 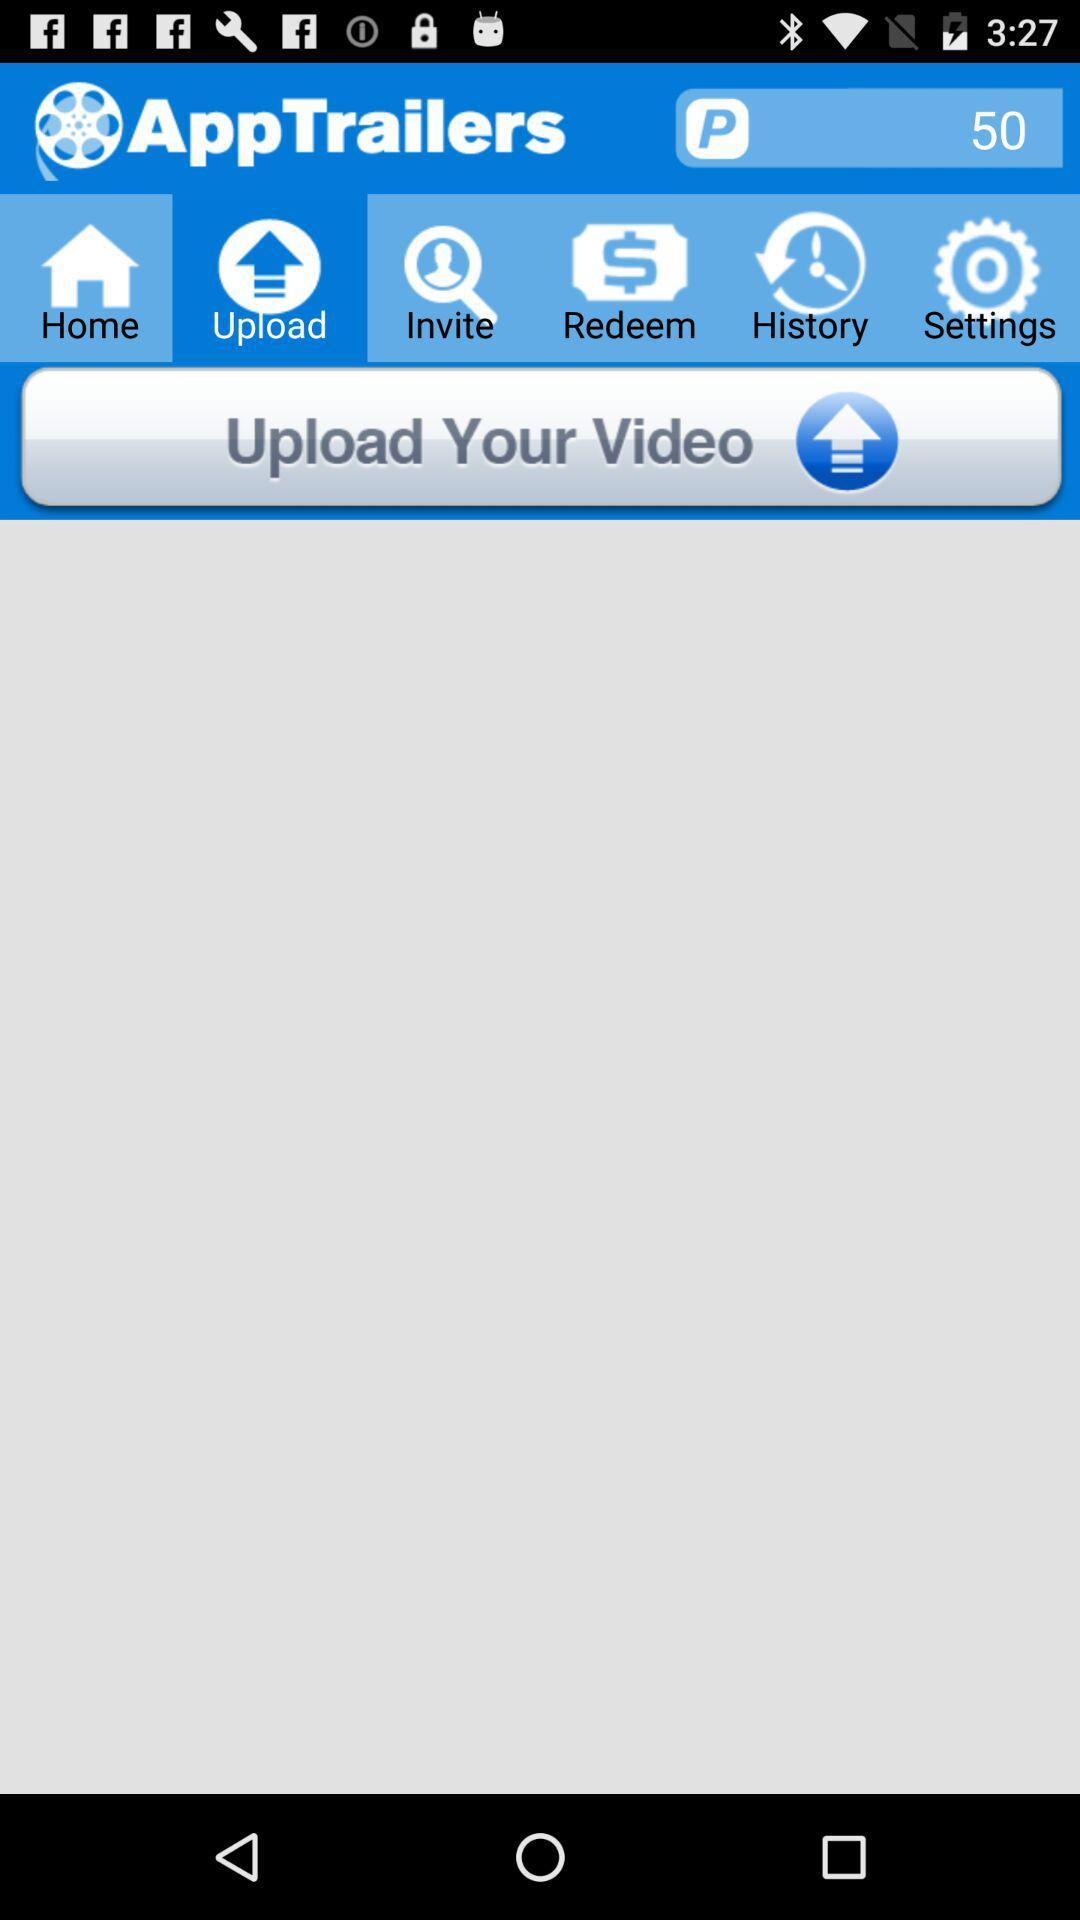 I want to click on app below the home, so click(x=540, y=440).